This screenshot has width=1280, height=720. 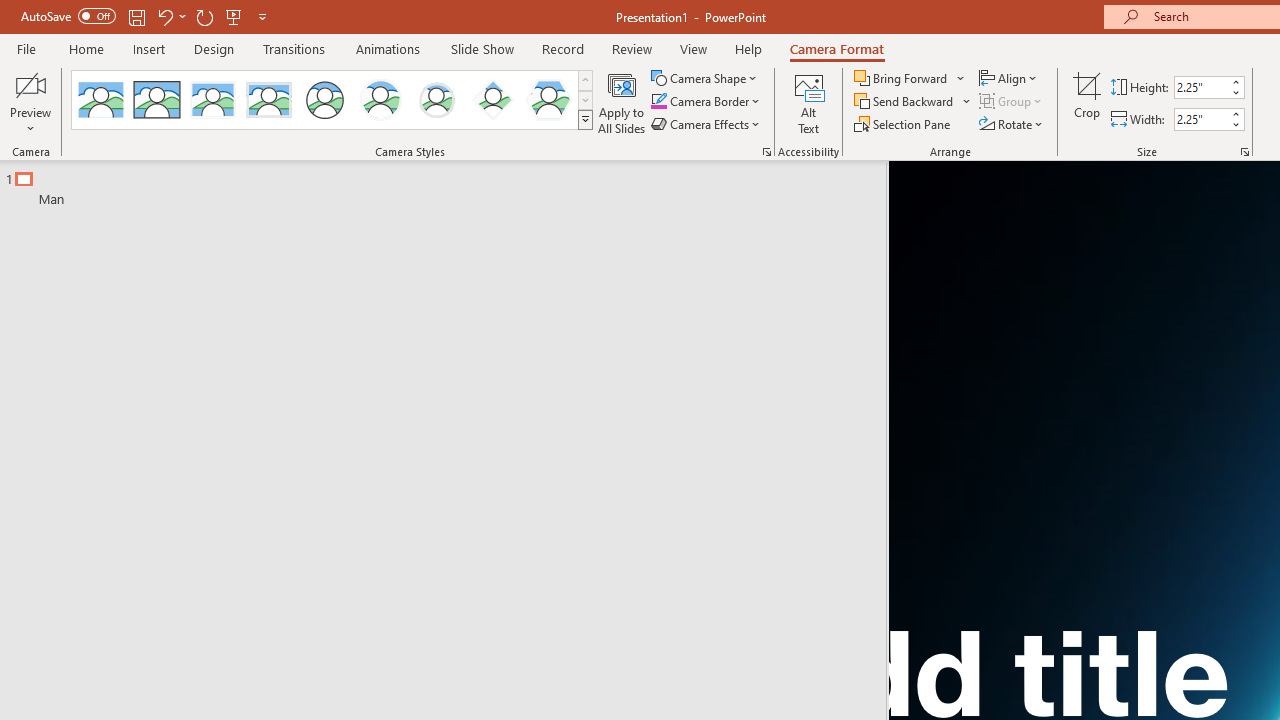 I want to click on 'Center Shadow Diamond', so click(x=492, y=100).